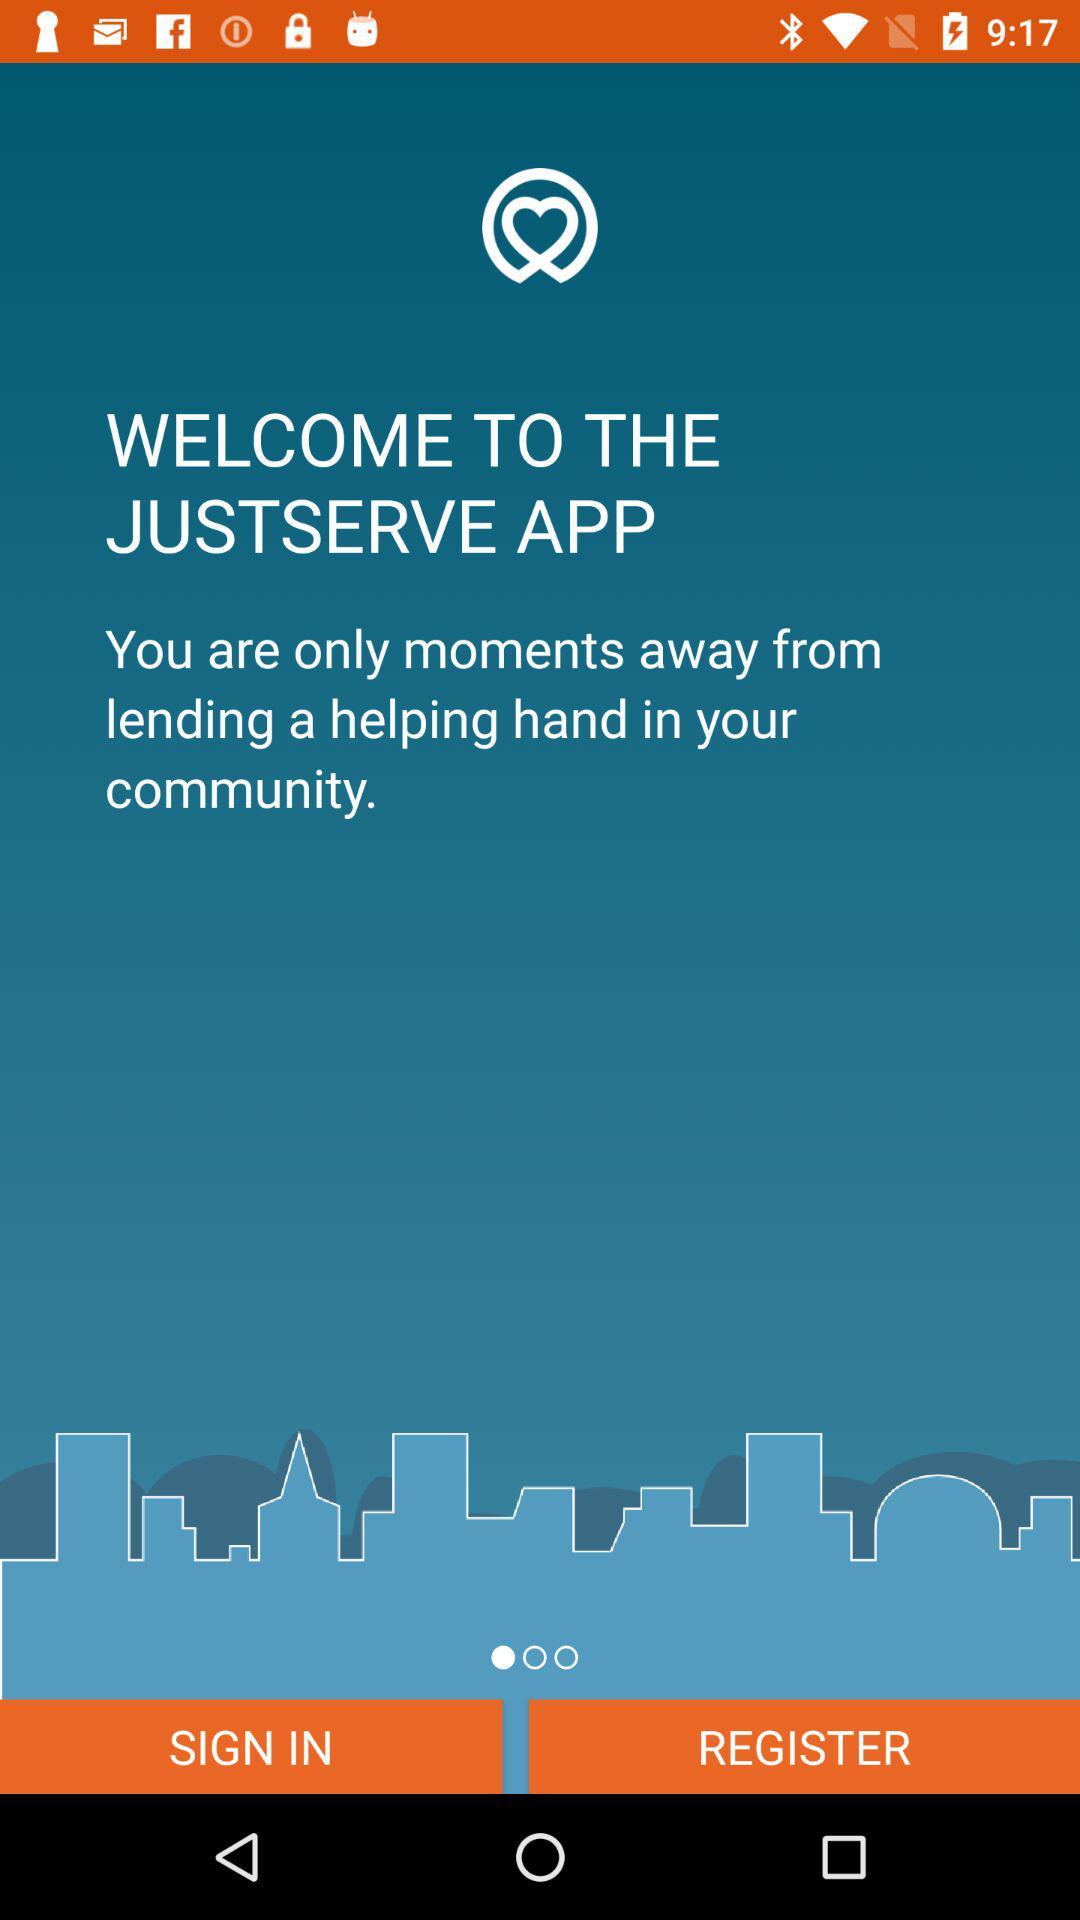 The height and width of the screenshot is (1920, 1080). I want to click on the icon at the bottom left corner, so click(250, 1745).